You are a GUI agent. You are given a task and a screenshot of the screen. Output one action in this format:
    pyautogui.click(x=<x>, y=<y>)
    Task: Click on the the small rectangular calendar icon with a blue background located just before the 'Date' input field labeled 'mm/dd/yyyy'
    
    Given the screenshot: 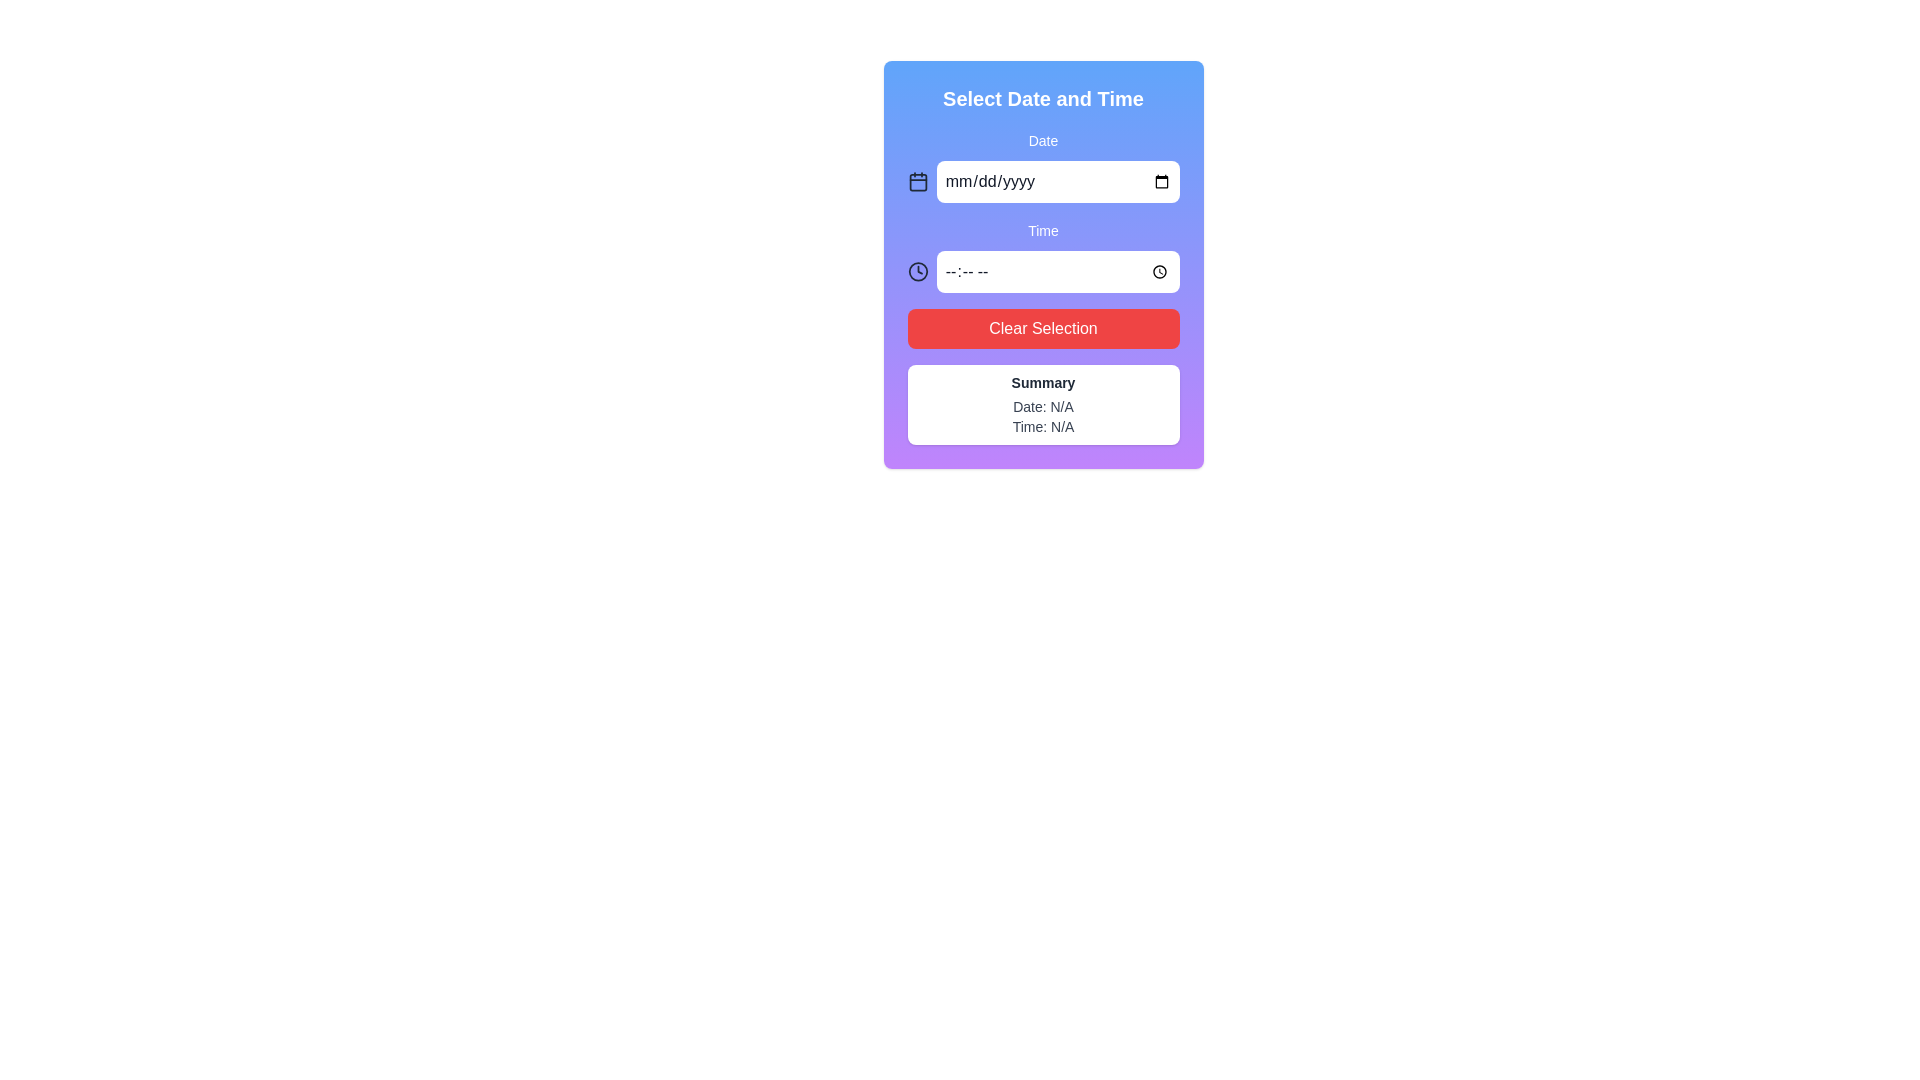 What is the action you would take?
    pyautogui.click(x=917, y=182)
    